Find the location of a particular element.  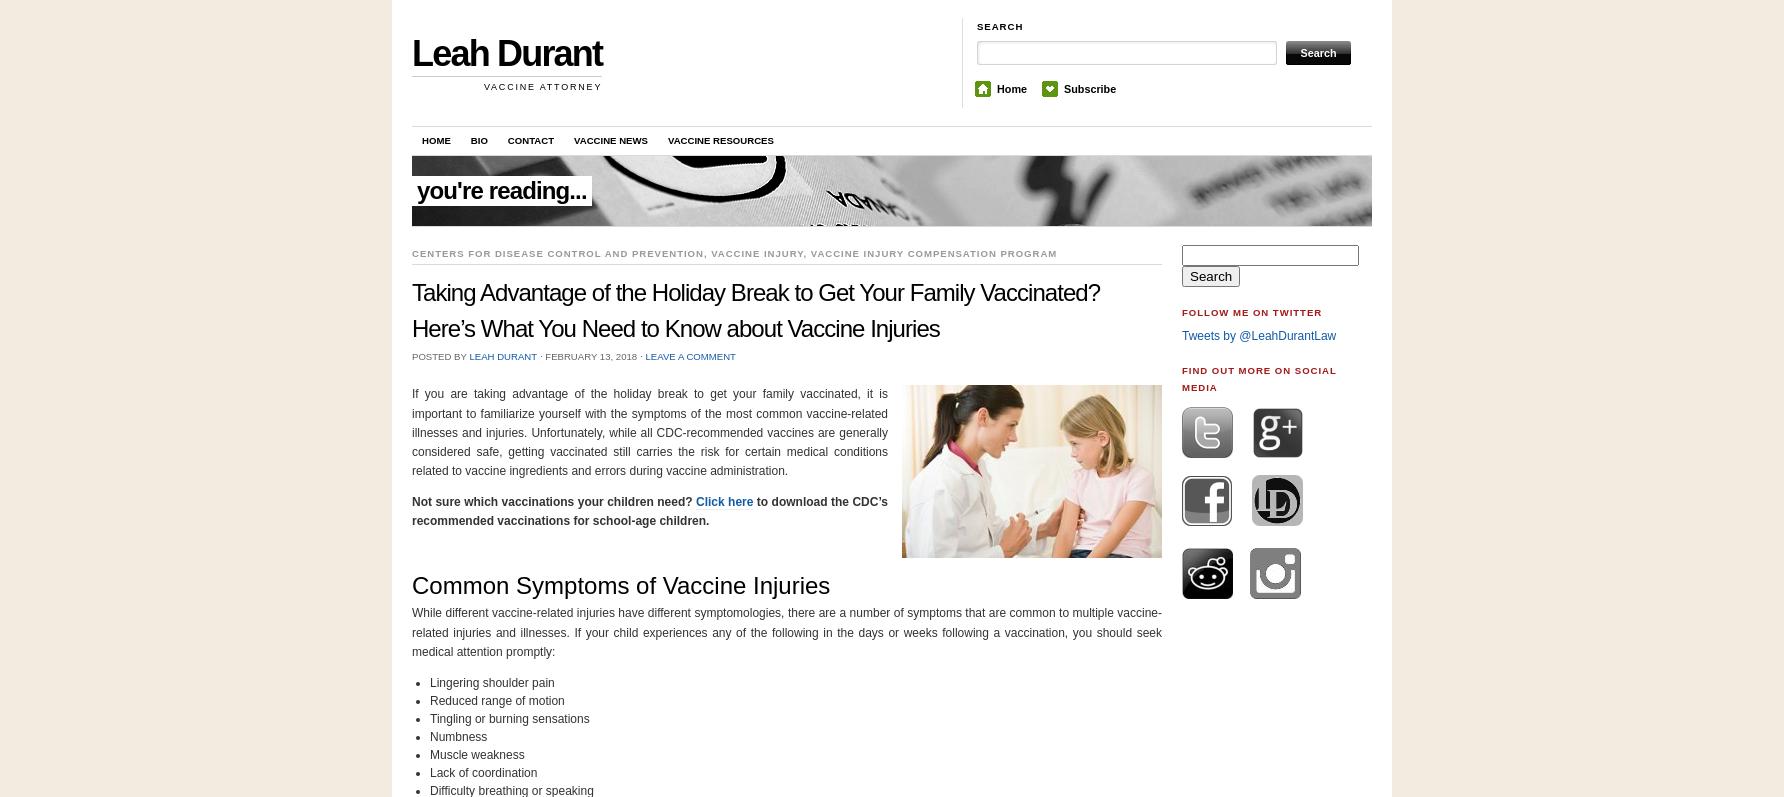

'vaccine injury' is located at coordinates (710, 252).